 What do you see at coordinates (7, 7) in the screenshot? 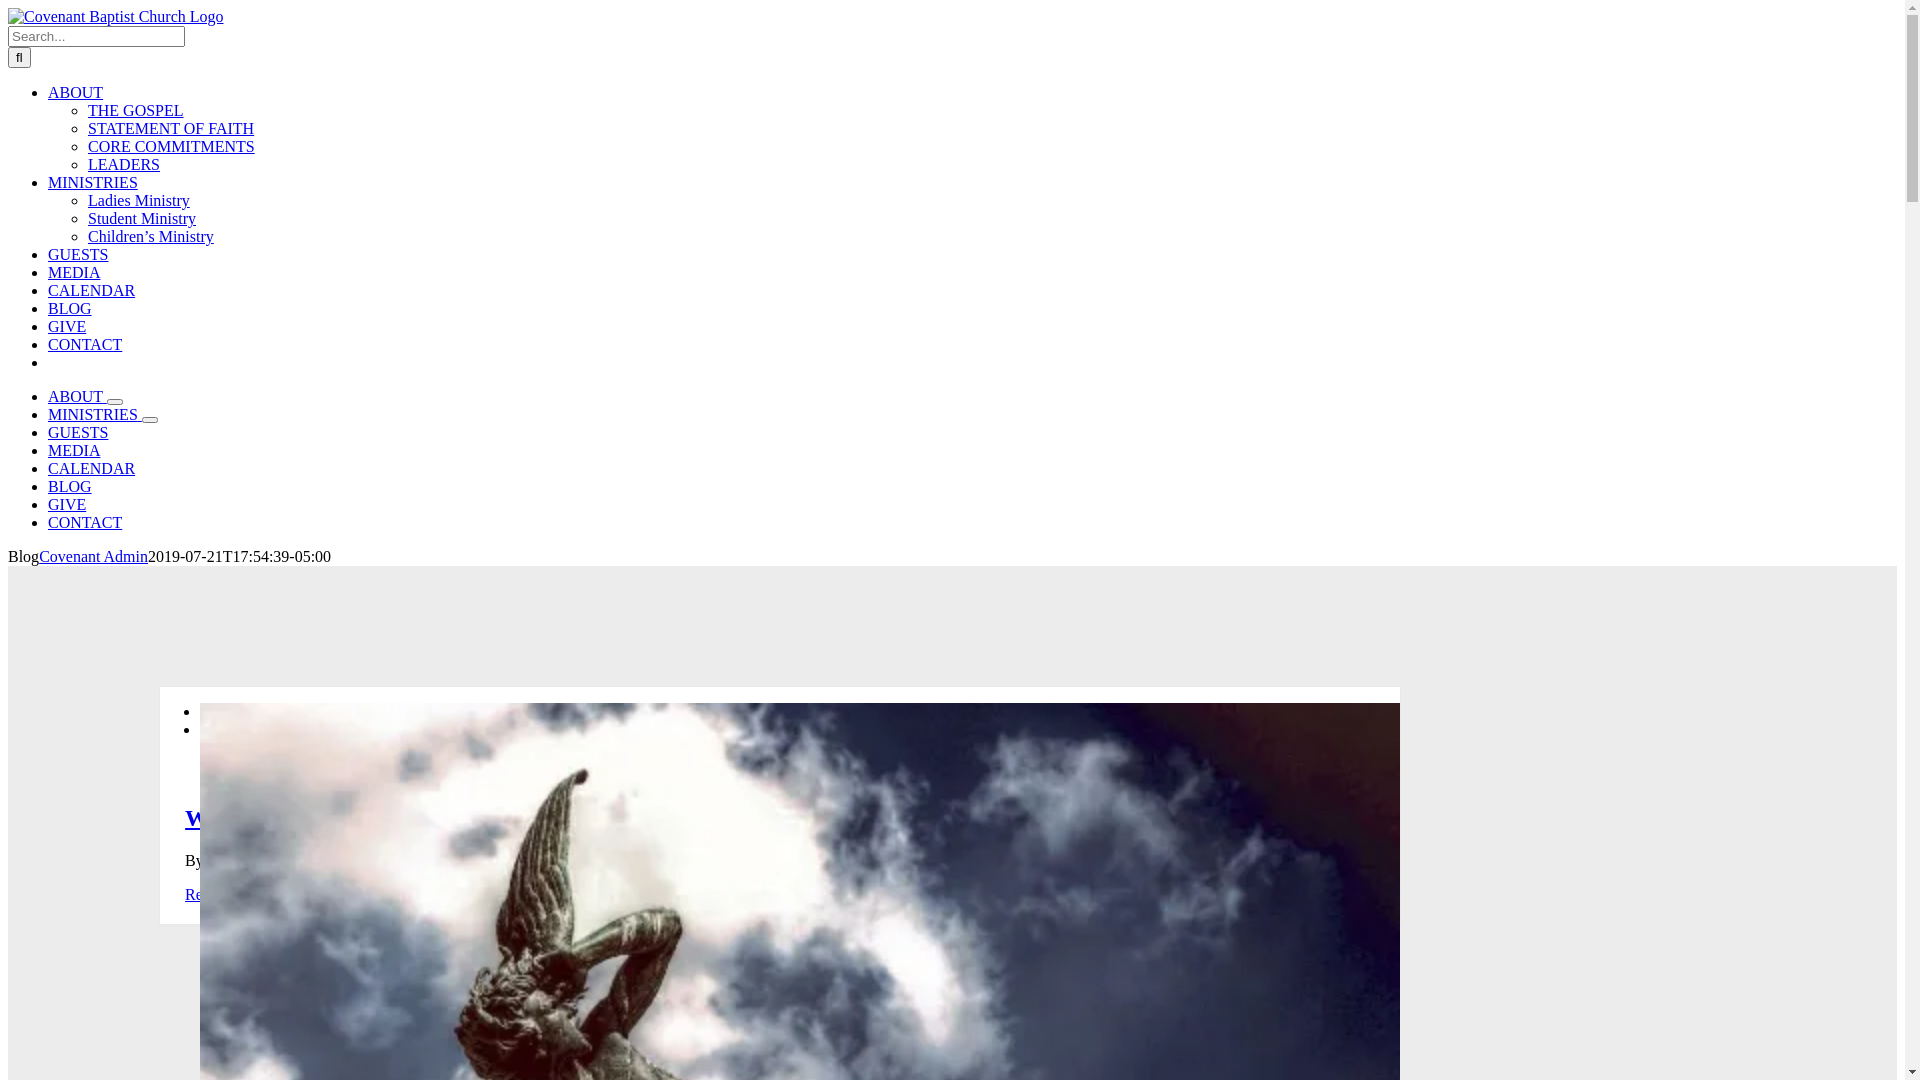
I see `'Skip to content'` at bounding box center [7, 7].